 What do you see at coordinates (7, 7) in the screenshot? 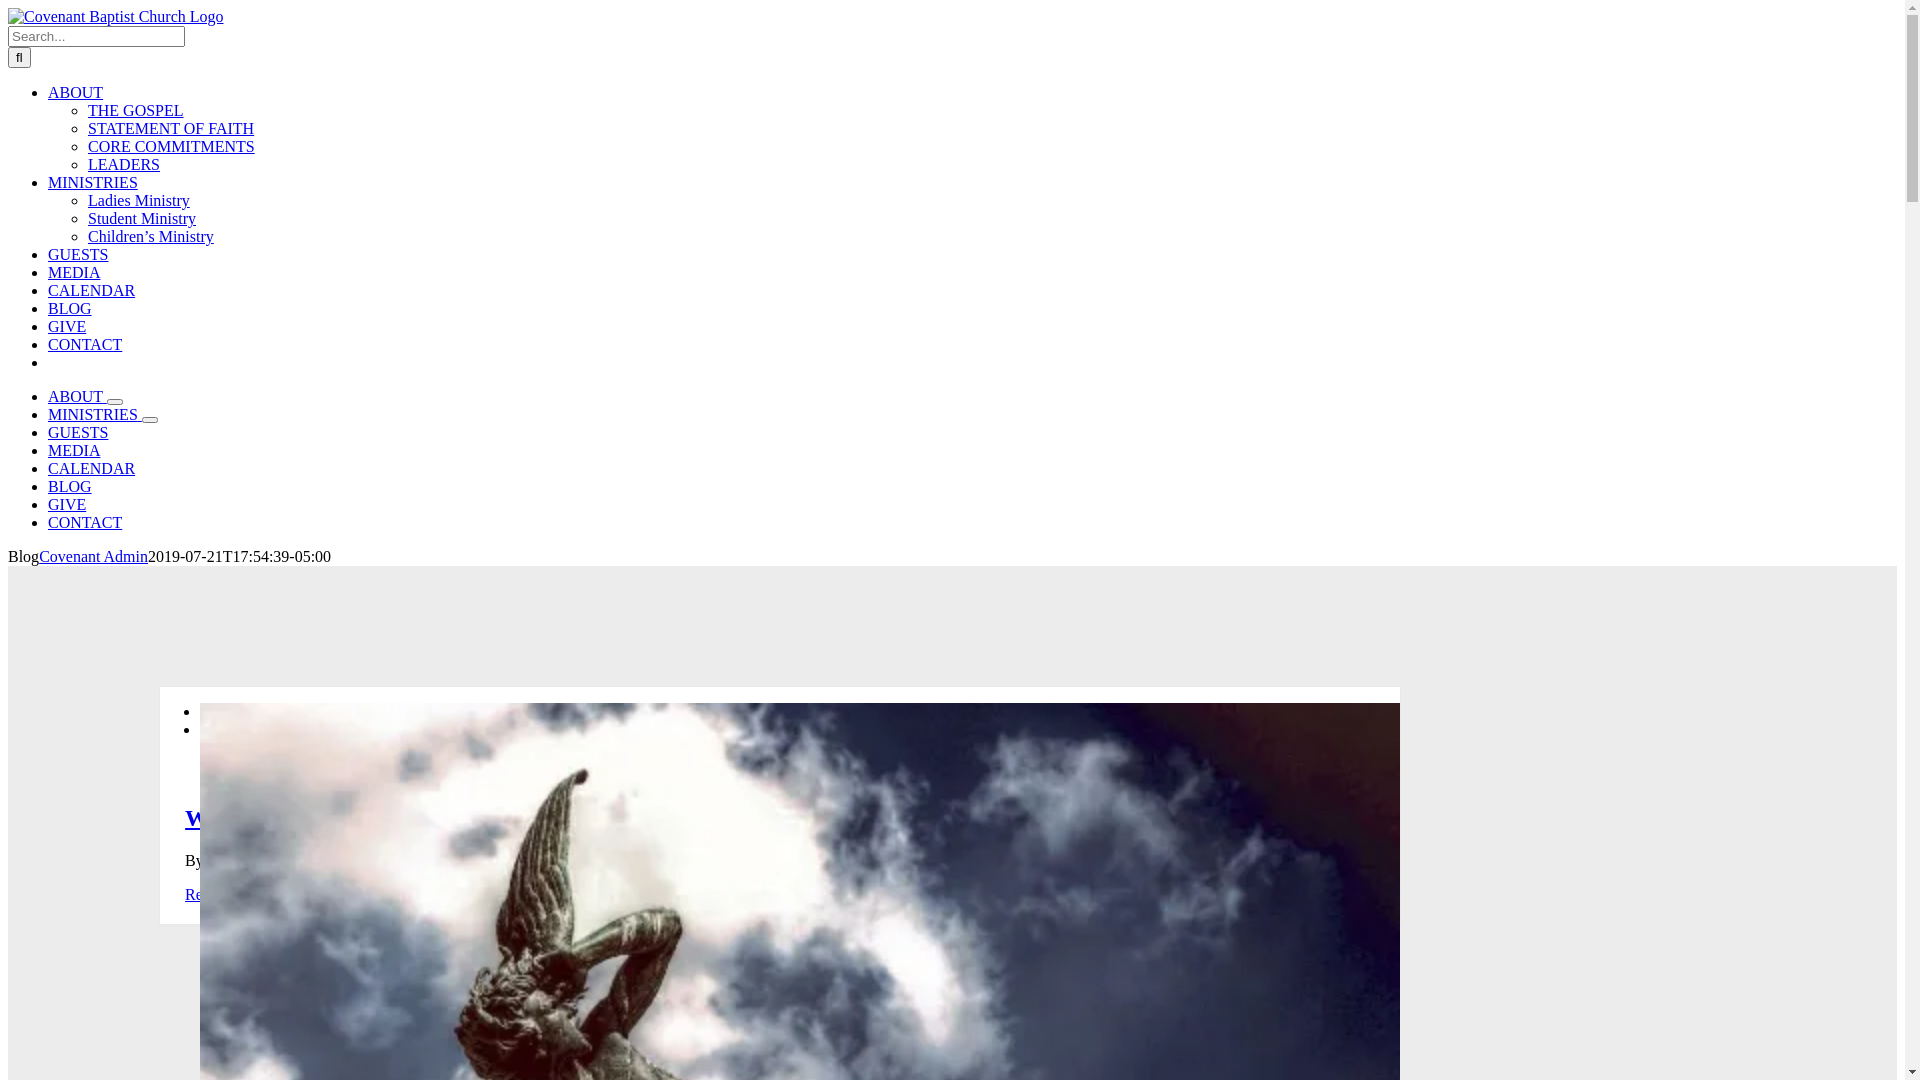
I see `'Skip to content'` at bounding box center [7, 7].